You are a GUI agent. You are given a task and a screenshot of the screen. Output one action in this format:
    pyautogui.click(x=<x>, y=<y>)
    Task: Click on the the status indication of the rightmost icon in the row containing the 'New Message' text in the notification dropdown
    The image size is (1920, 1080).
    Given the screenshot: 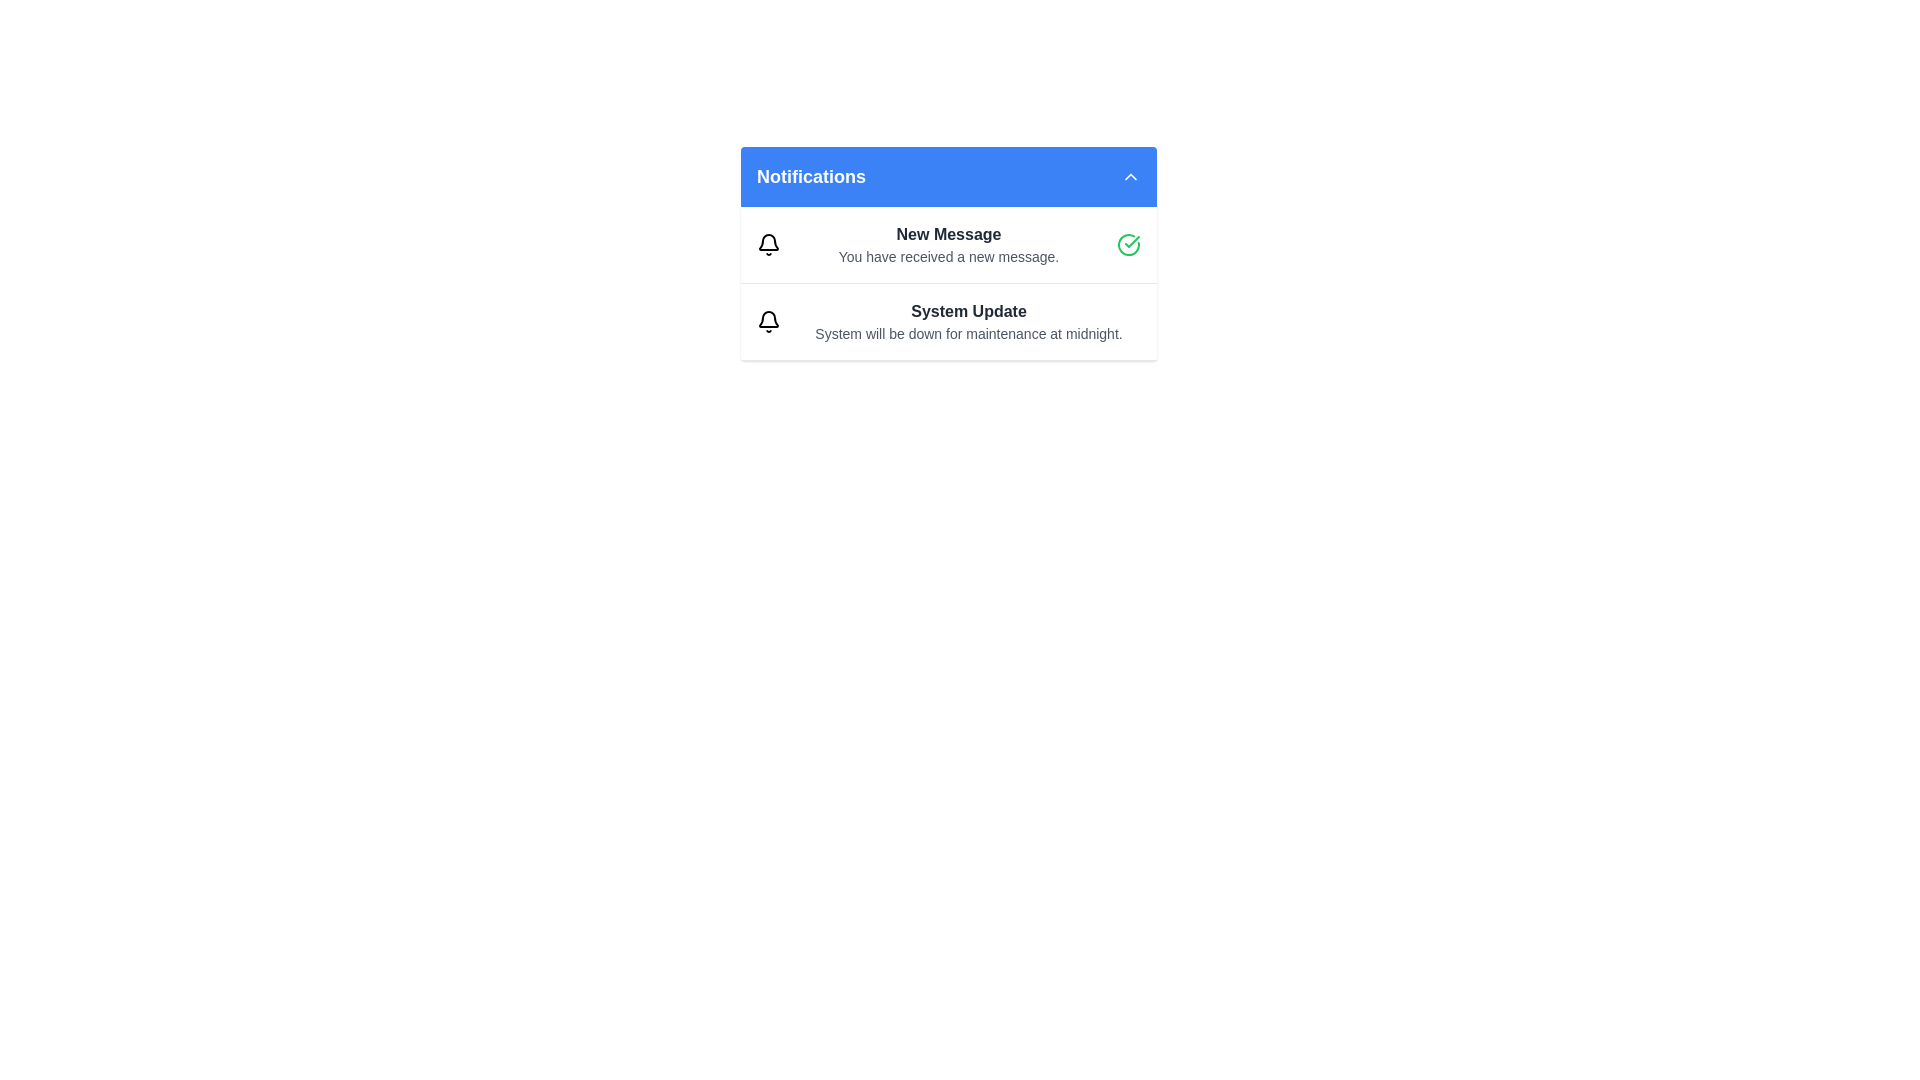 What is the action you would take?
    pyautogui.click(x=1128, y=244)
    